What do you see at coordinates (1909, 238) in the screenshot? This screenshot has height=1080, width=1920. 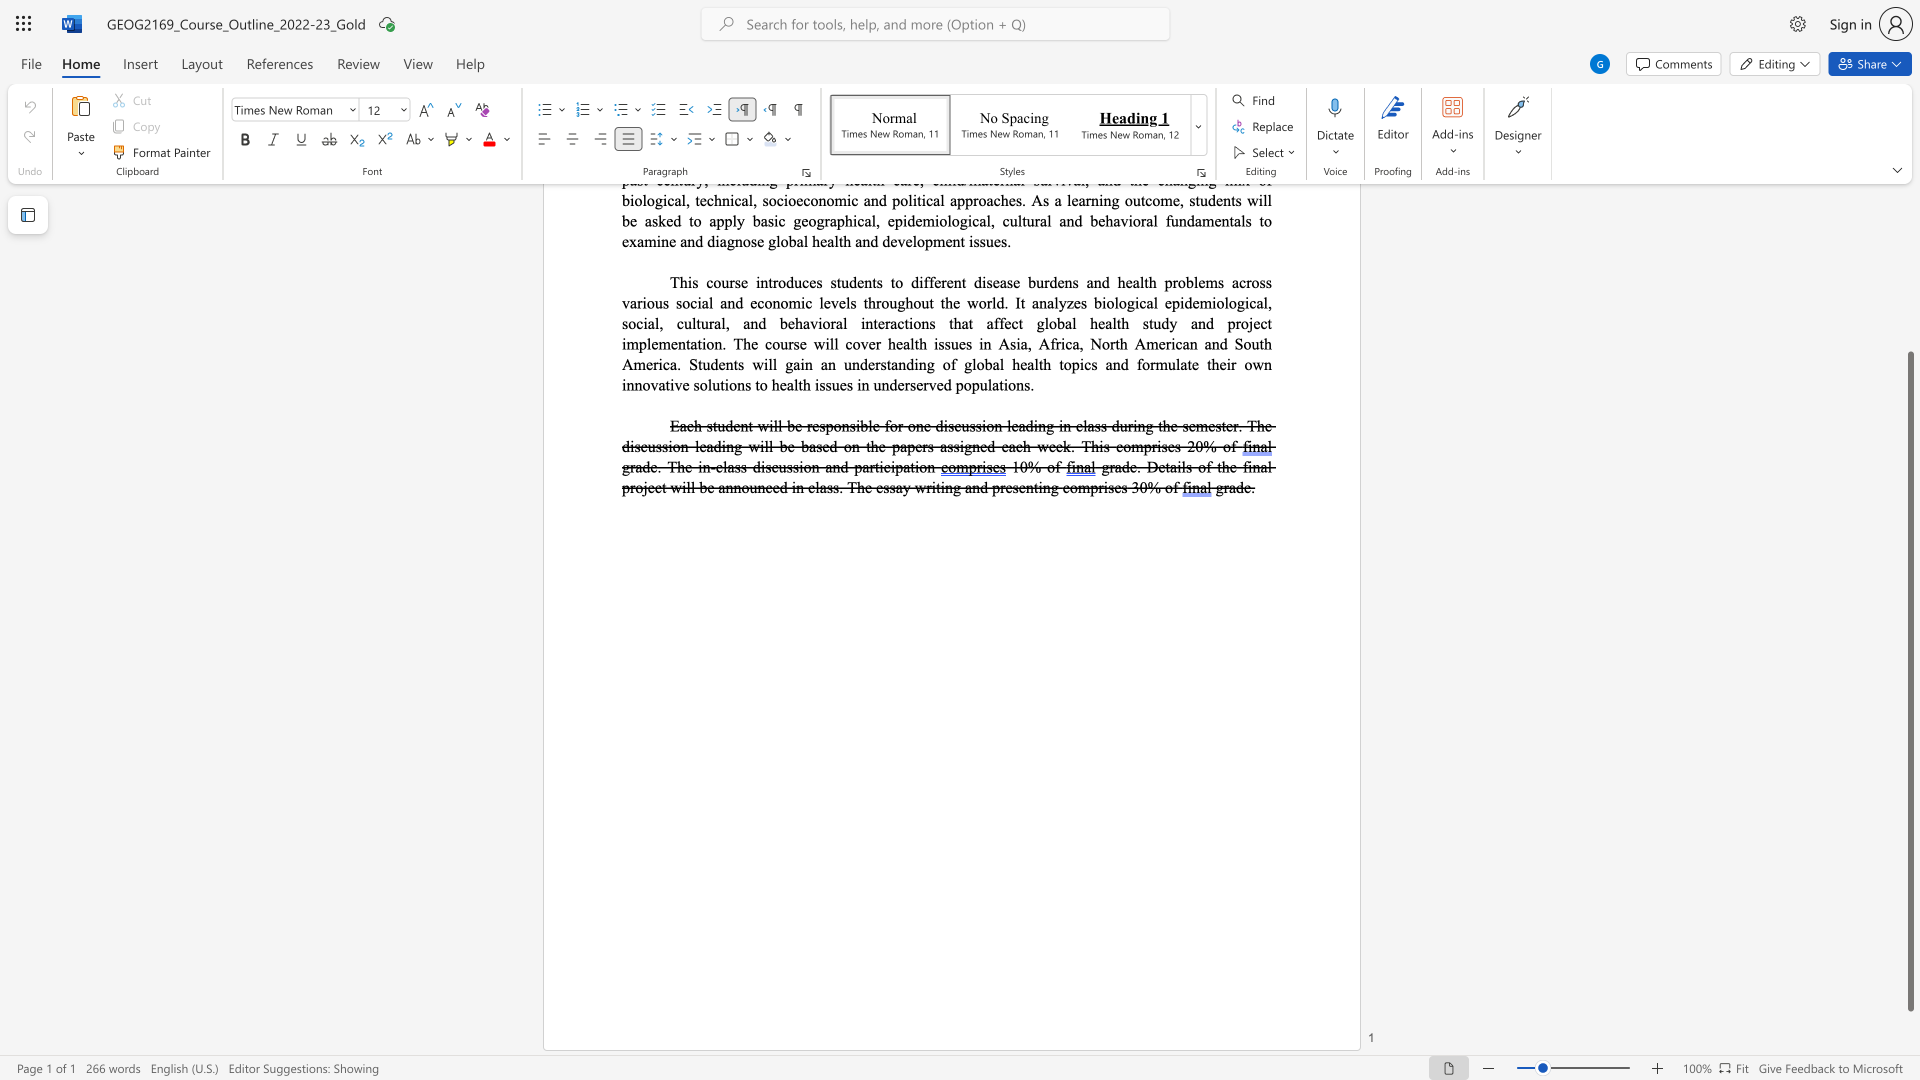 I see `the scrollbar on the right` at bounding box center [1909, 238].